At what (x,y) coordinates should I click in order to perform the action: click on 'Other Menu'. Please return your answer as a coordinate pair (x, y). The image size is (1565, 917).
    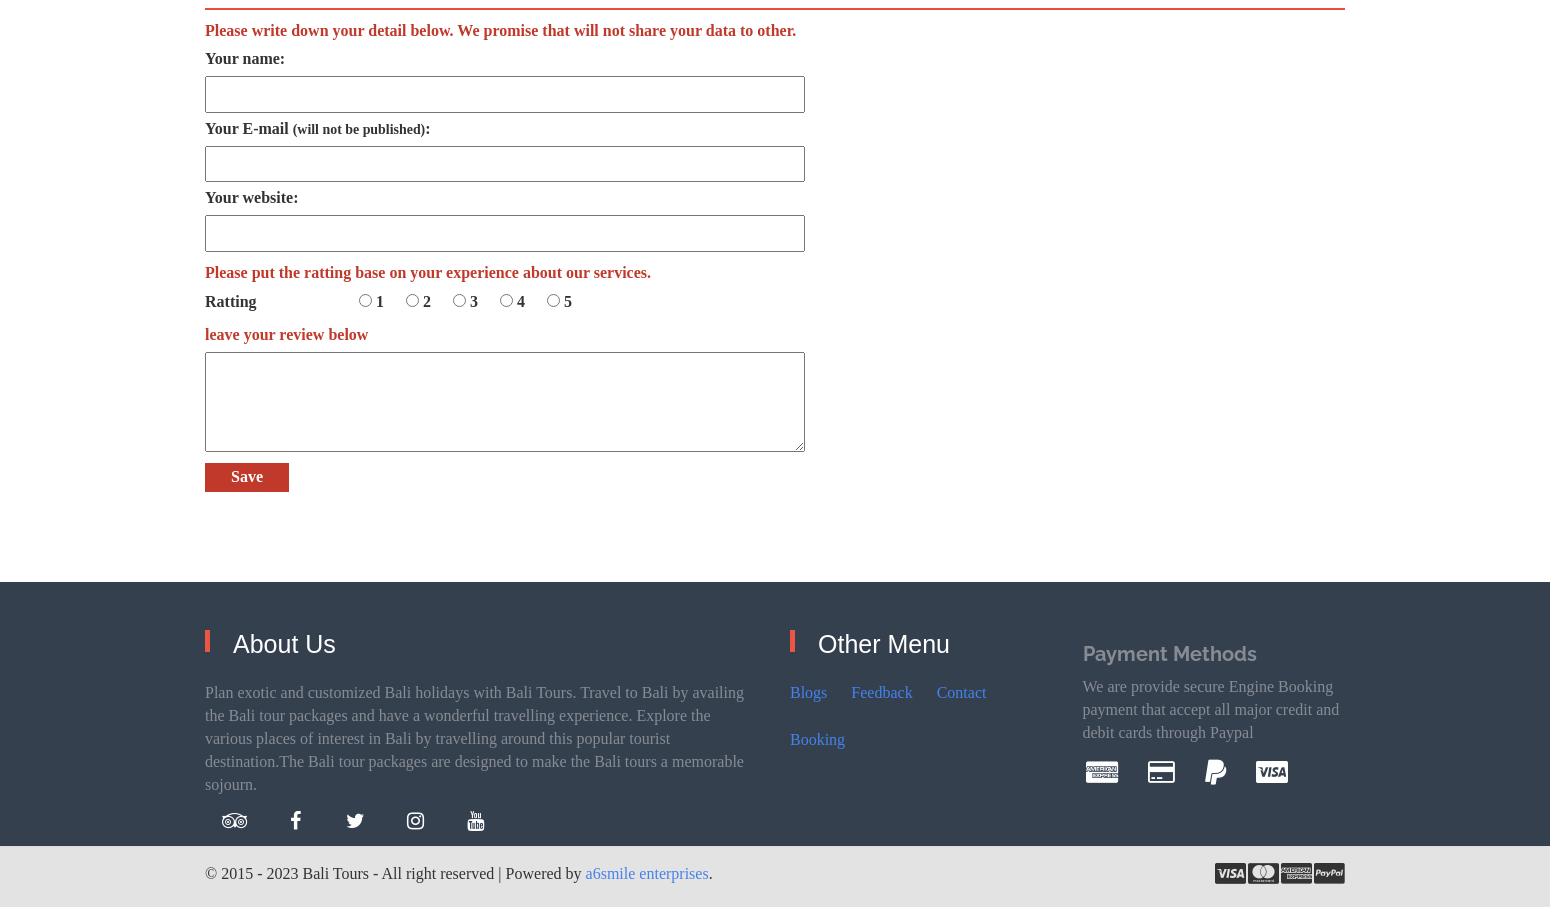
    Looking at the image, I should click on (883, 643).